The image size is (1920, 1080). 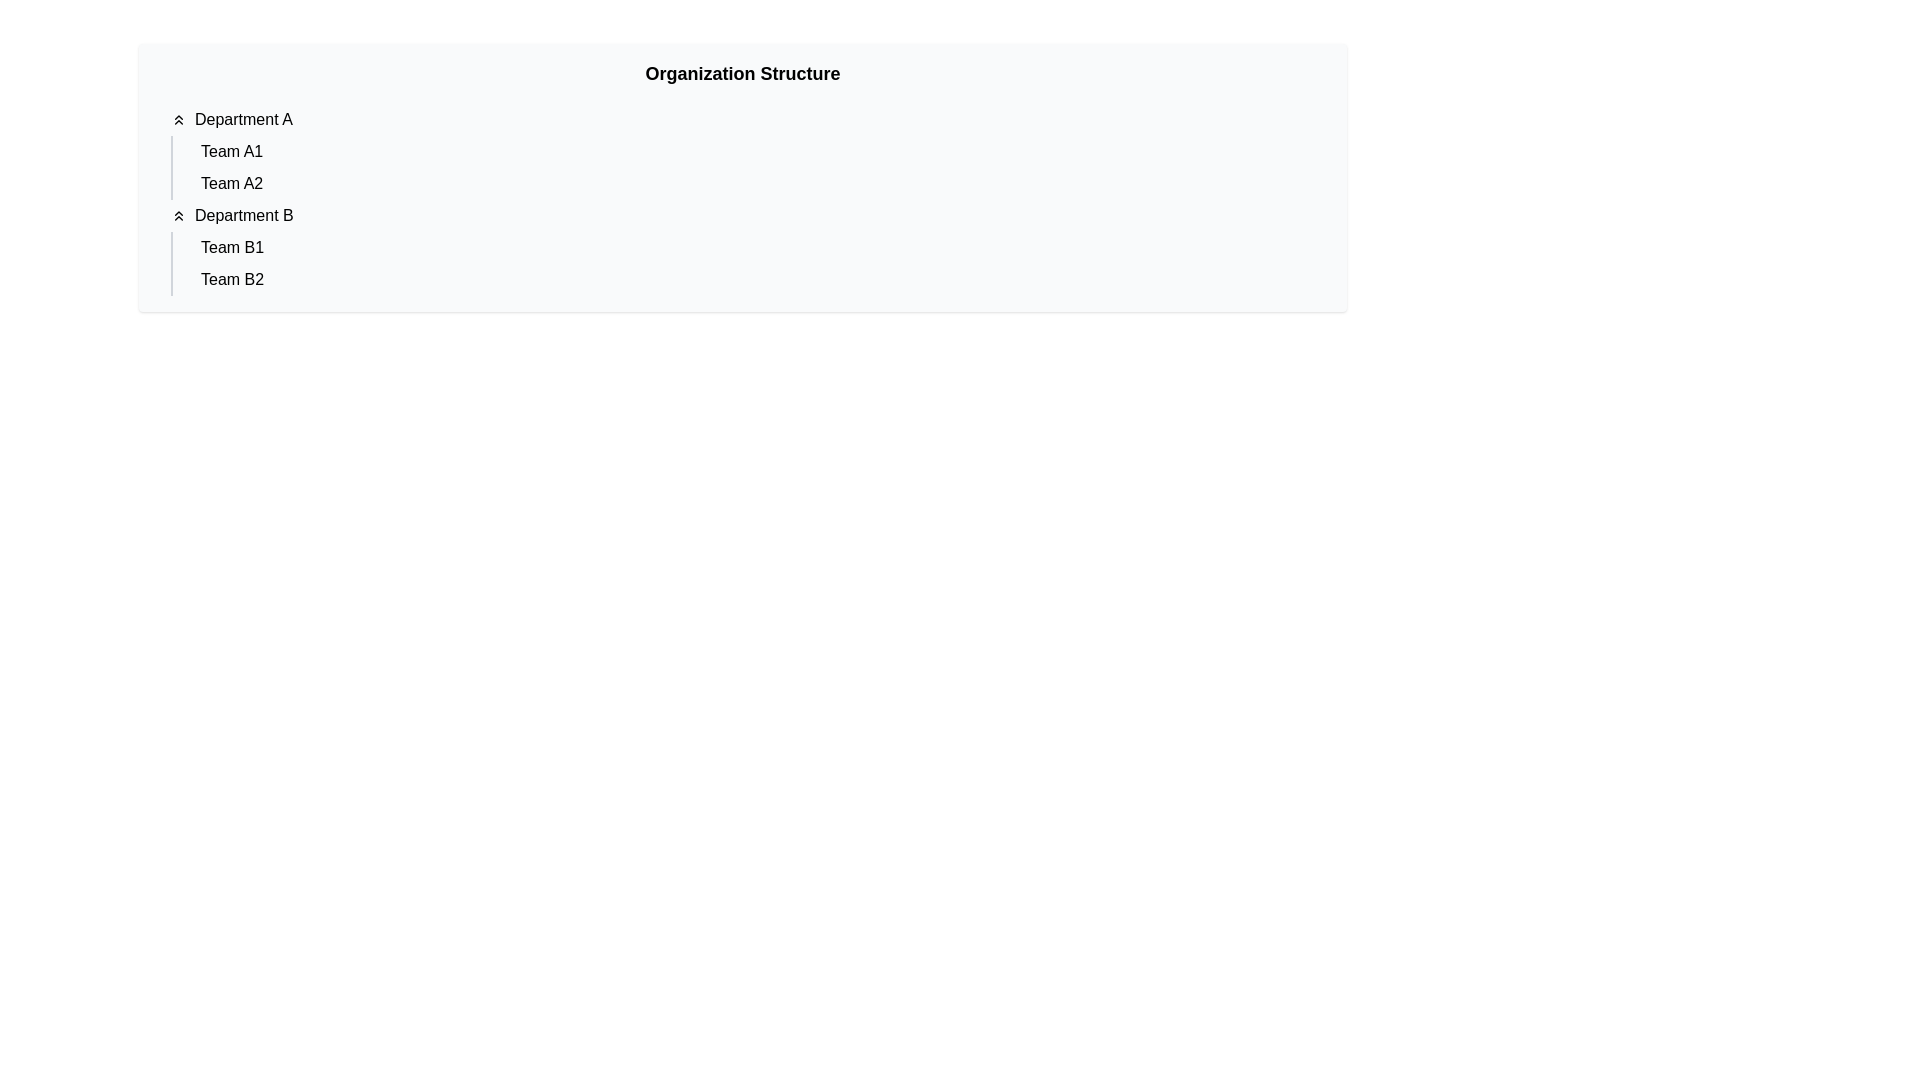 What do you see at coordinates (242, 119) in the screenshot?
I see `the Text Label that displays 'Department A' in bold black font, located under the 'Organization Structure' section, following the collapsible toggle icon` at bounding box center [242, 119].